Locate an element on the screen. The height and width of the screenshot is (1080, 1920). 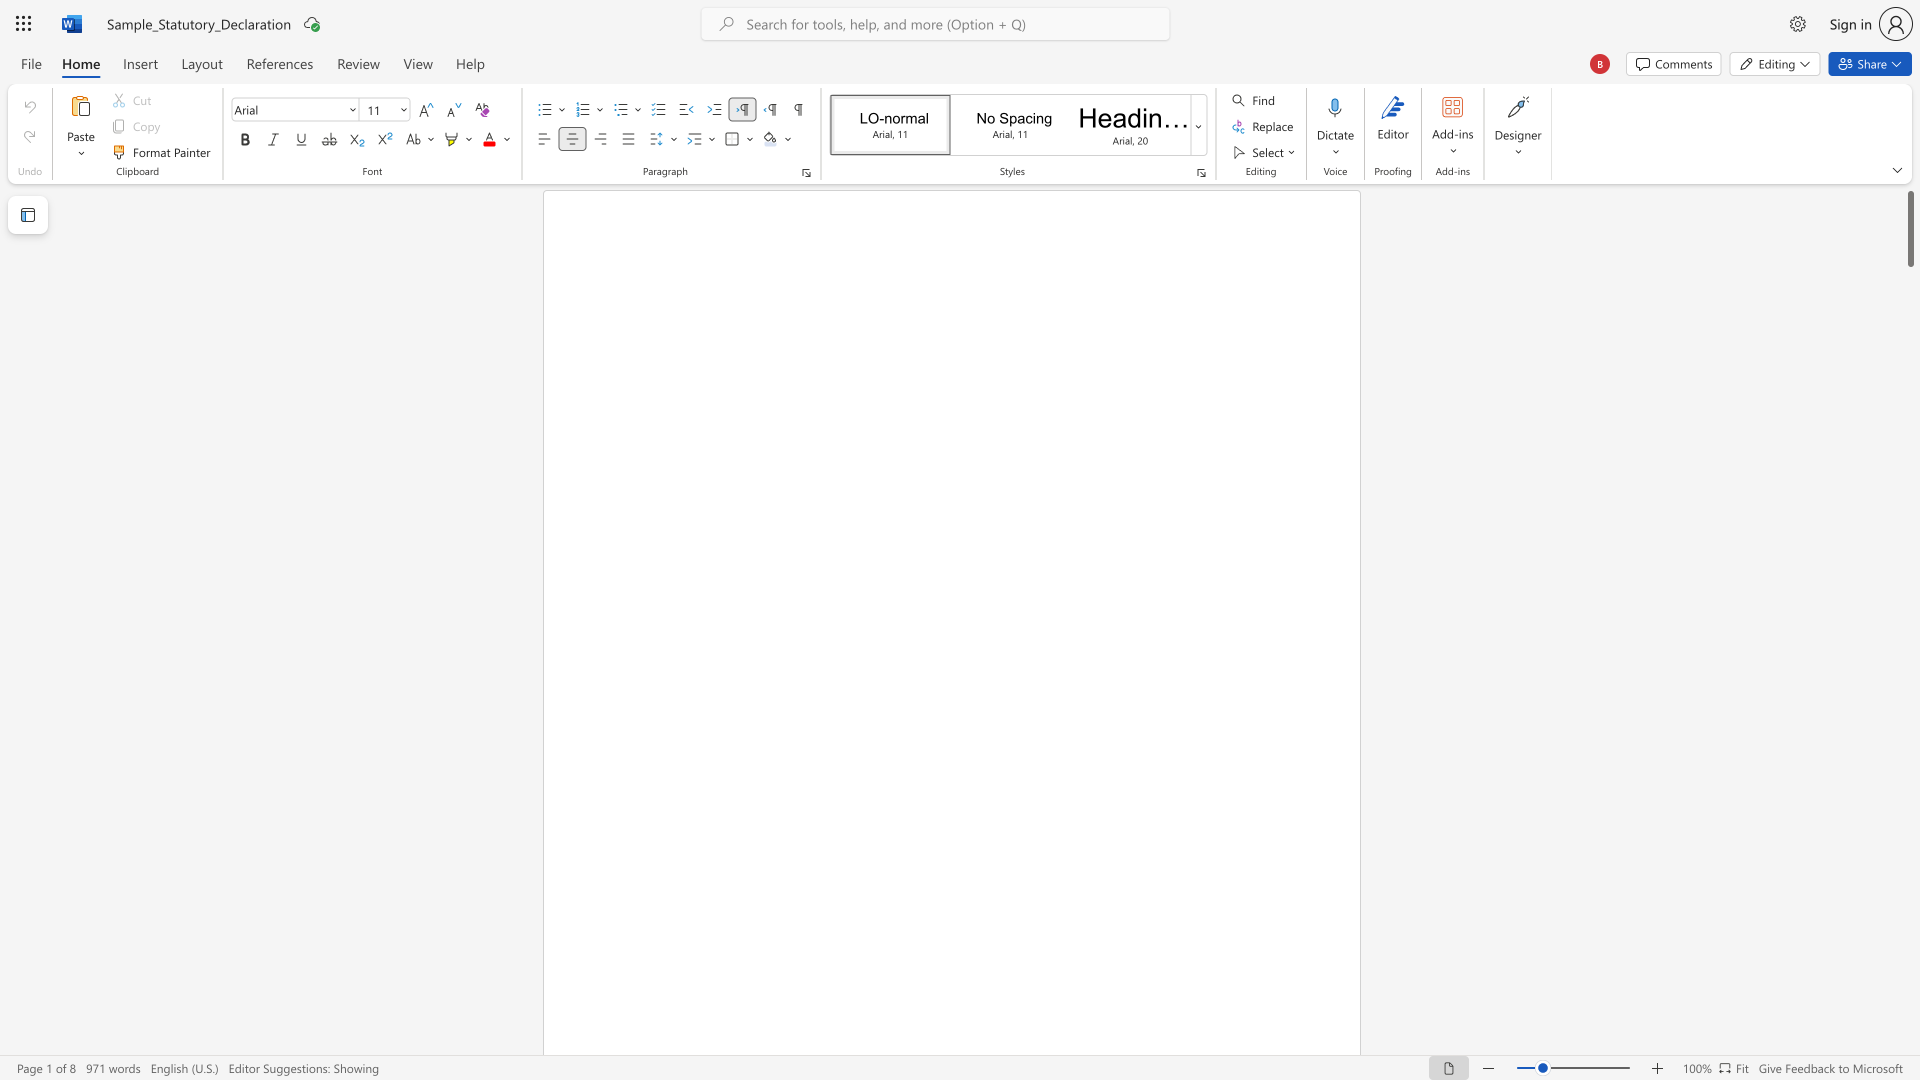
the scrollbar and move up 10 pixels is located at coordinates (1909, 228).